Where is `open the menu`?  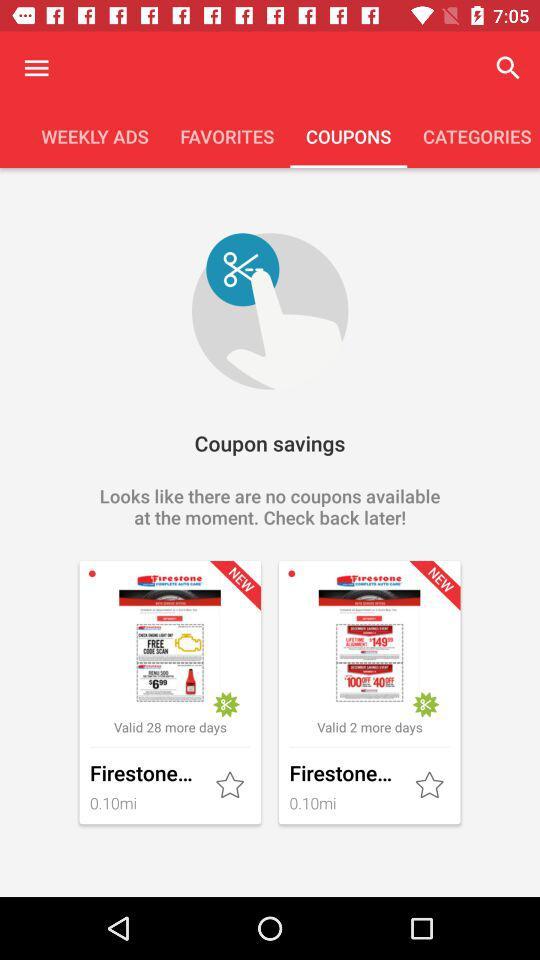 open the menu is located at coordinates (36, 68).